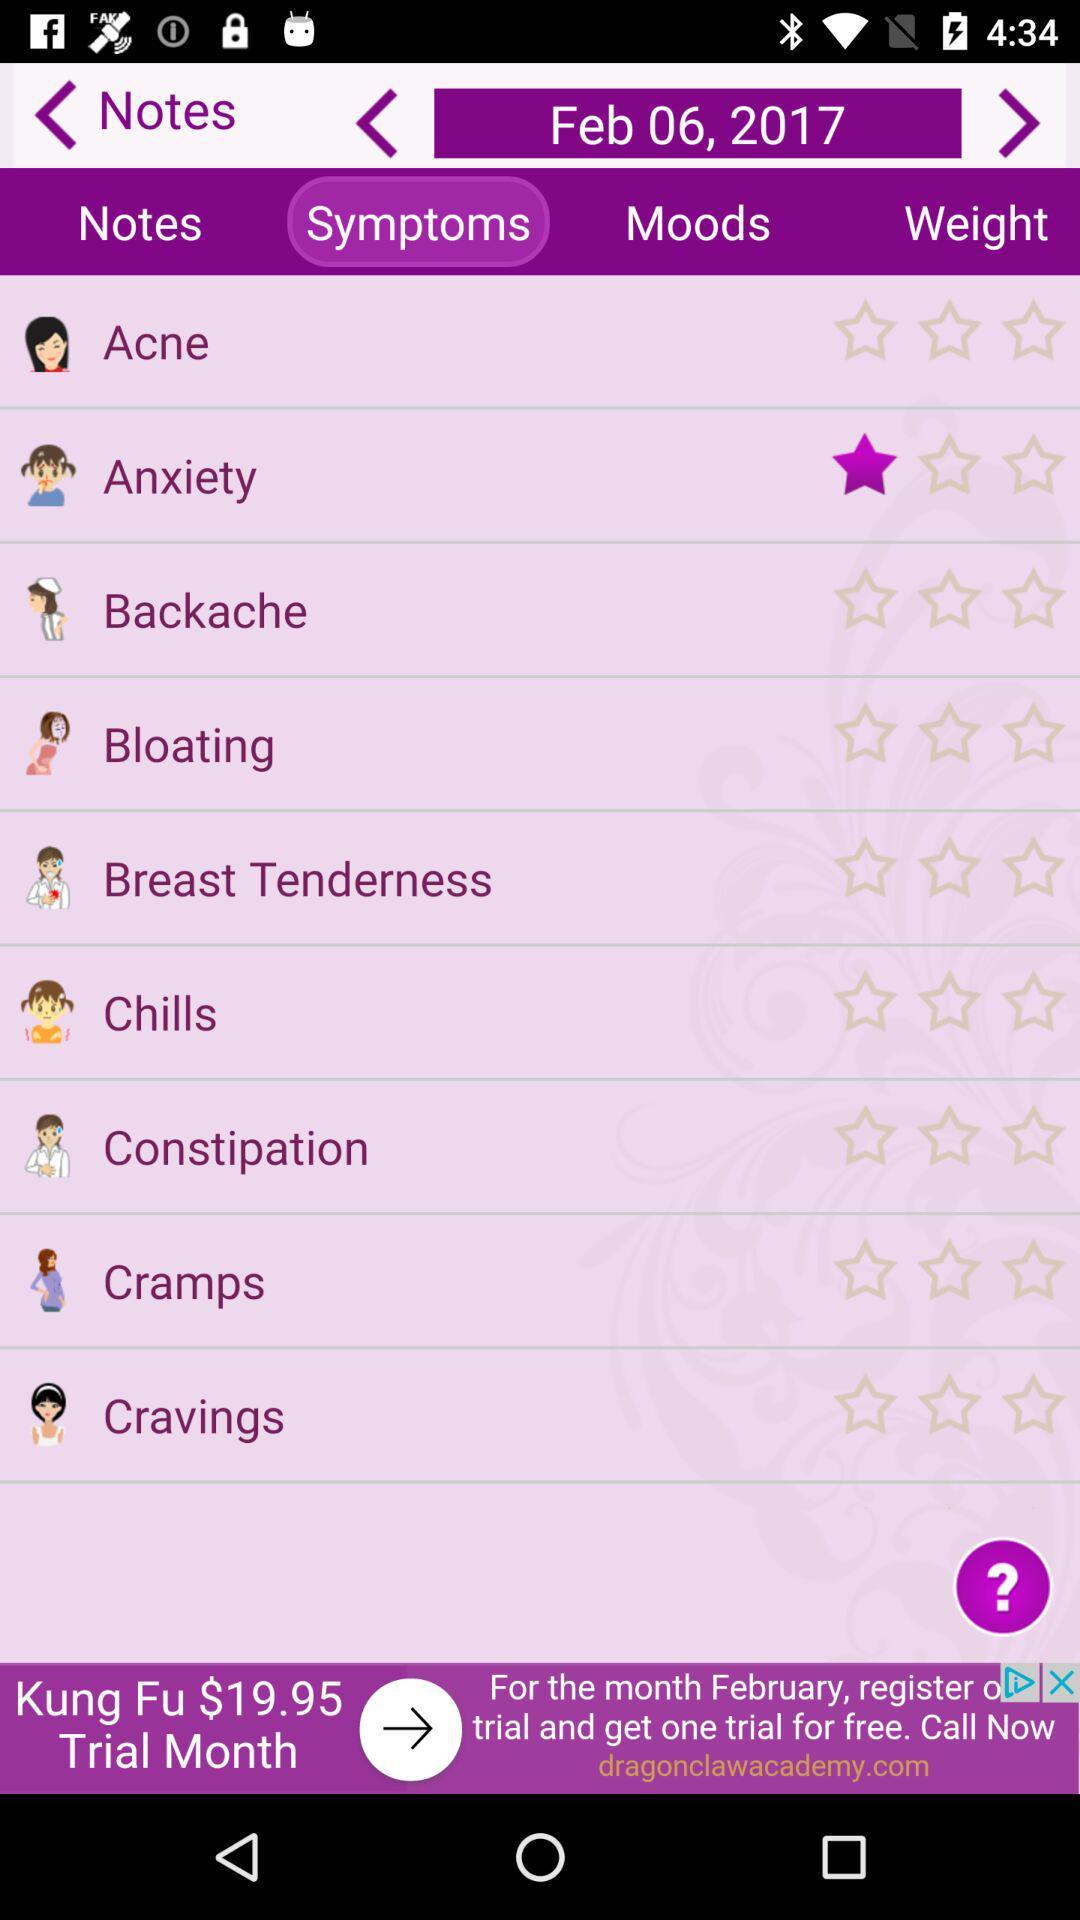 The image size is (1080, 1920). I want to click on anxiety description, so click(46, 473).